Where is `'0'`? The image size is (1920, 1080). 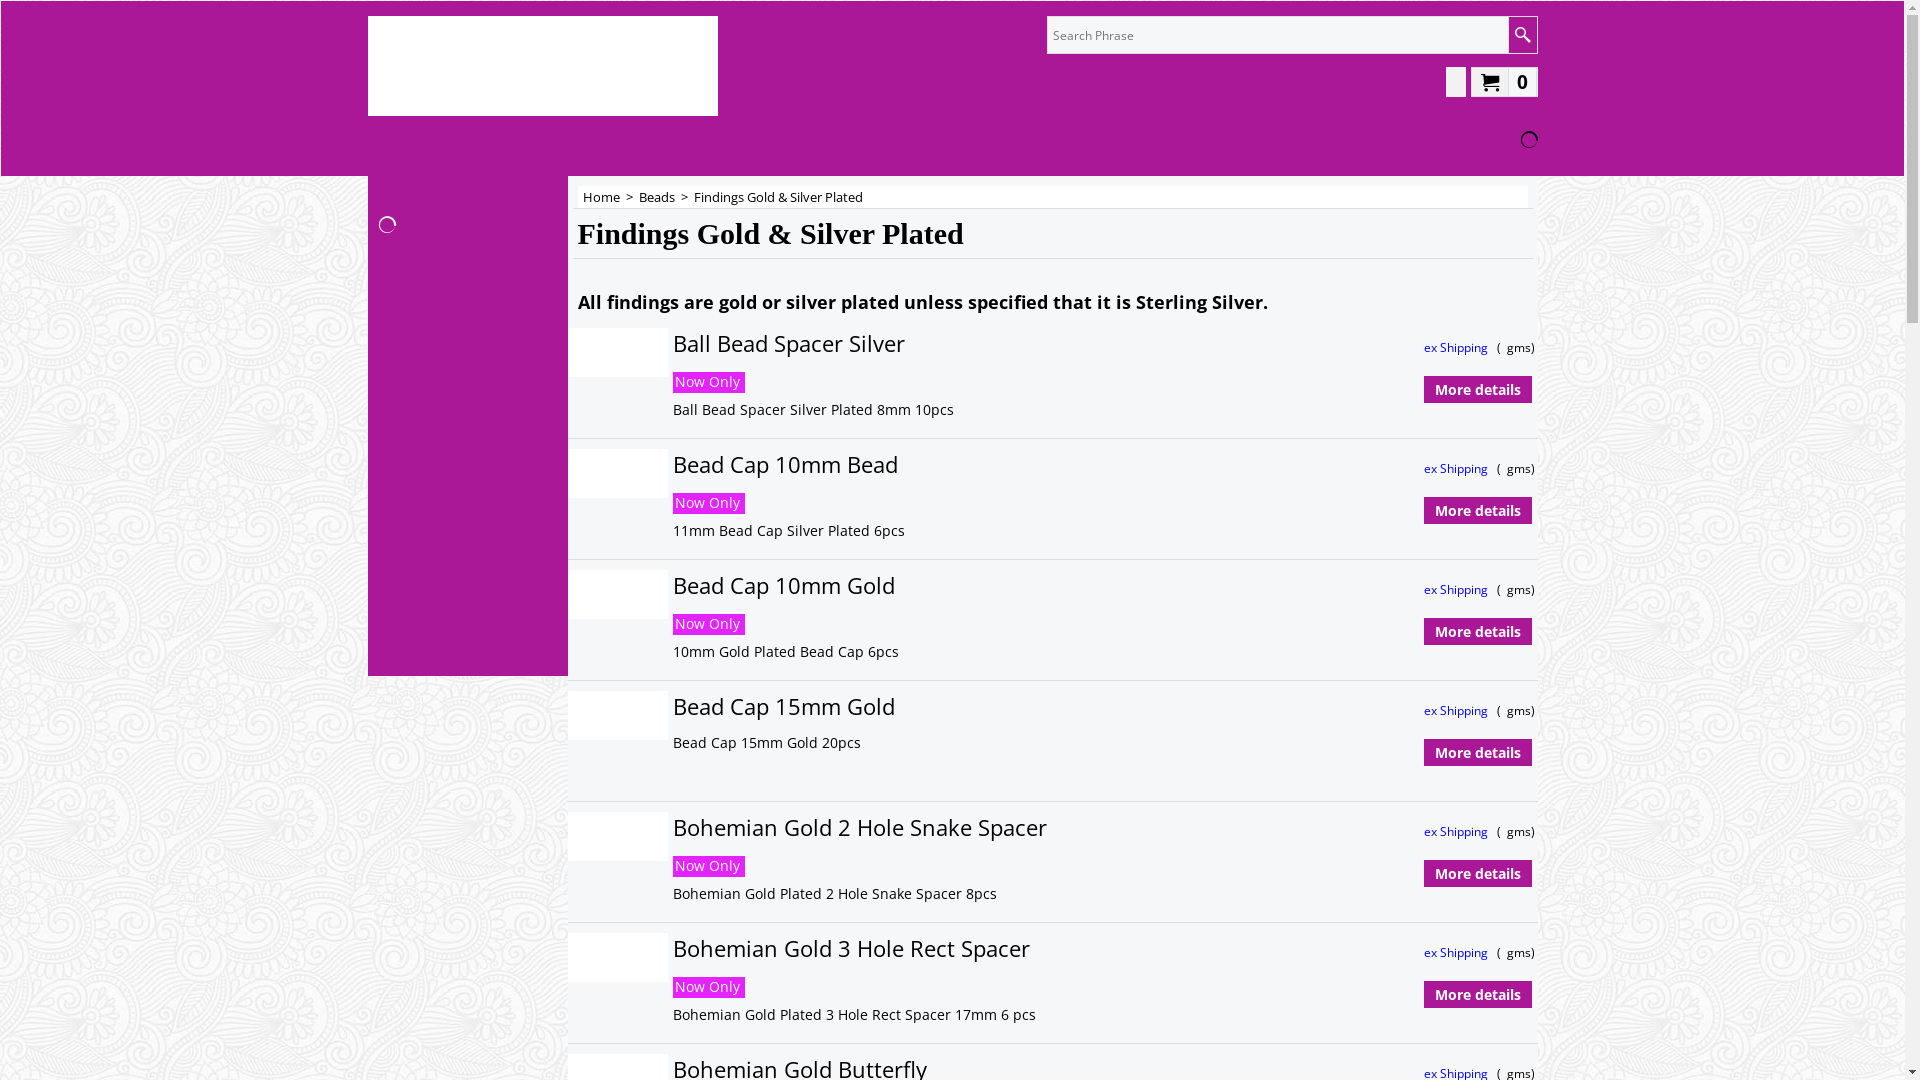 '0' is located at coordinates (1503, 80).